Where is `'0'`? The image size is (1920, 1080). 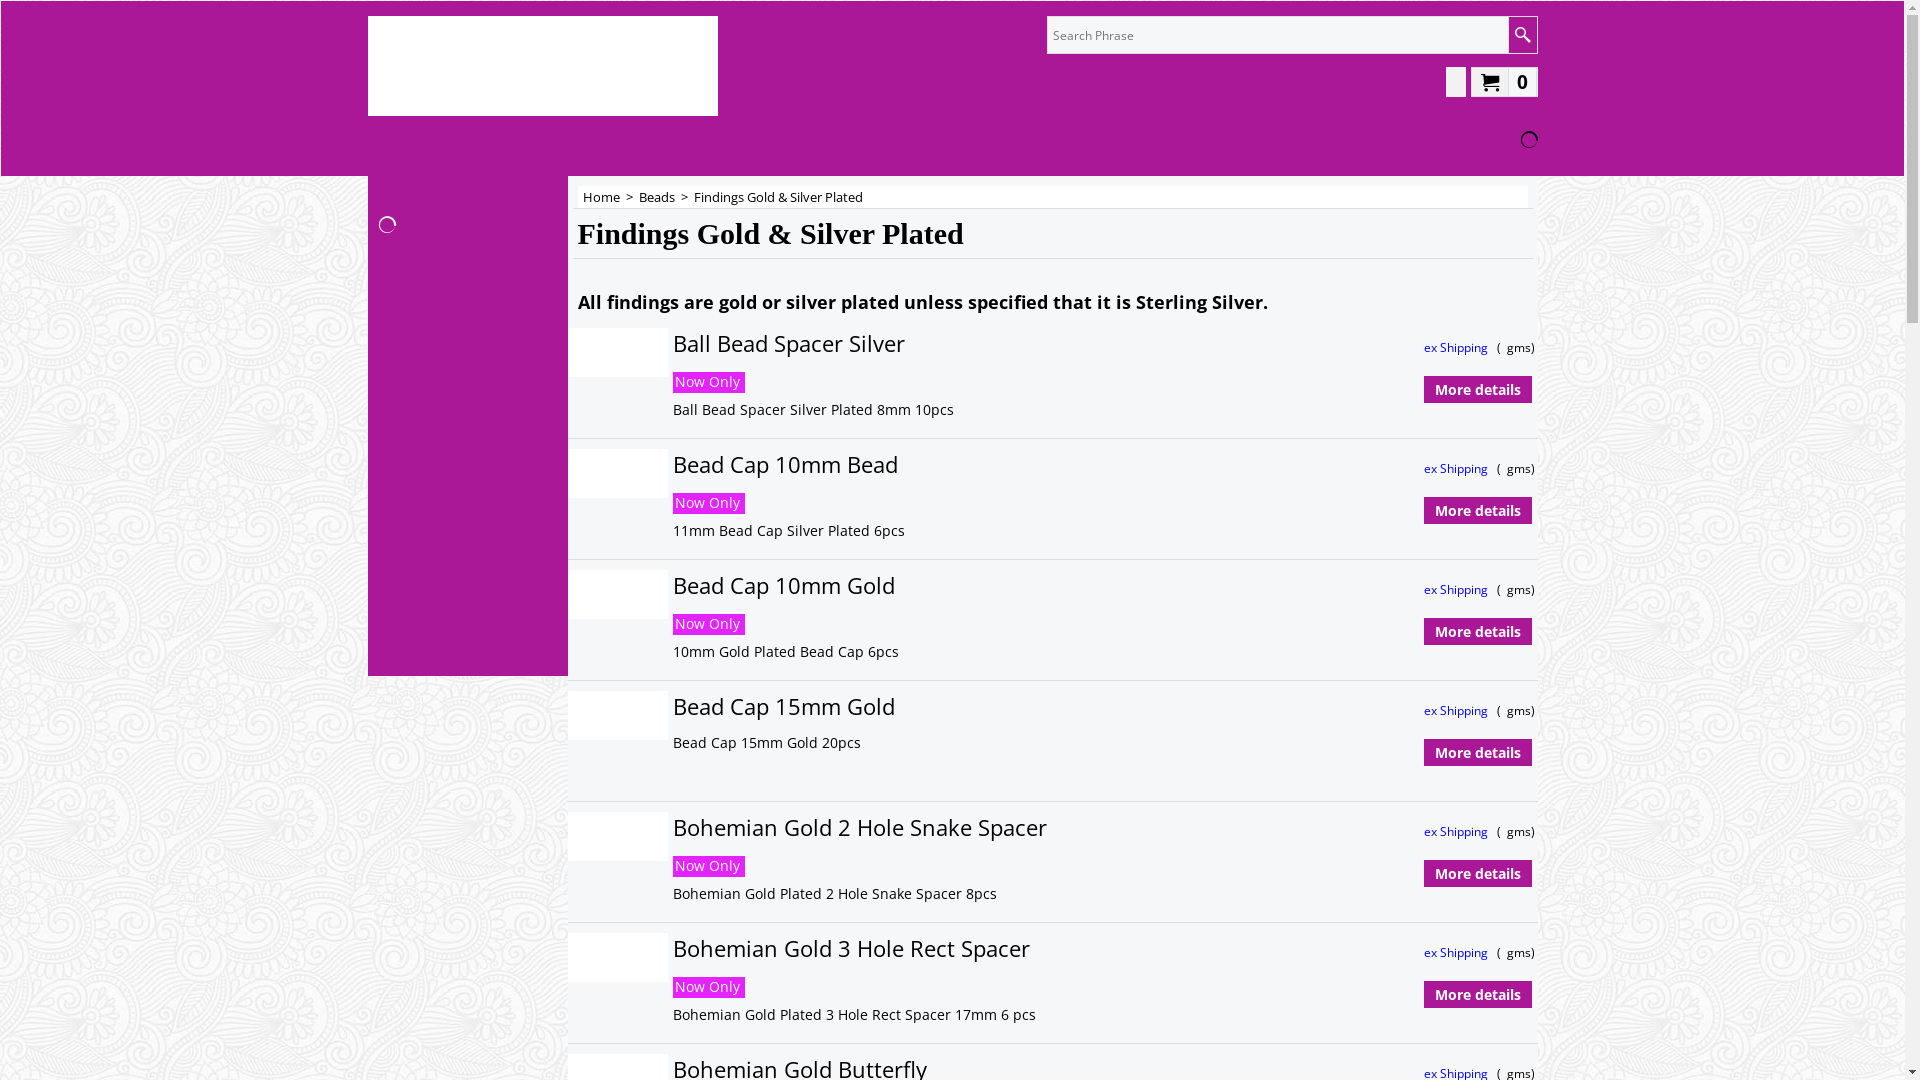 '0' is located at coordinates (1503, 80).